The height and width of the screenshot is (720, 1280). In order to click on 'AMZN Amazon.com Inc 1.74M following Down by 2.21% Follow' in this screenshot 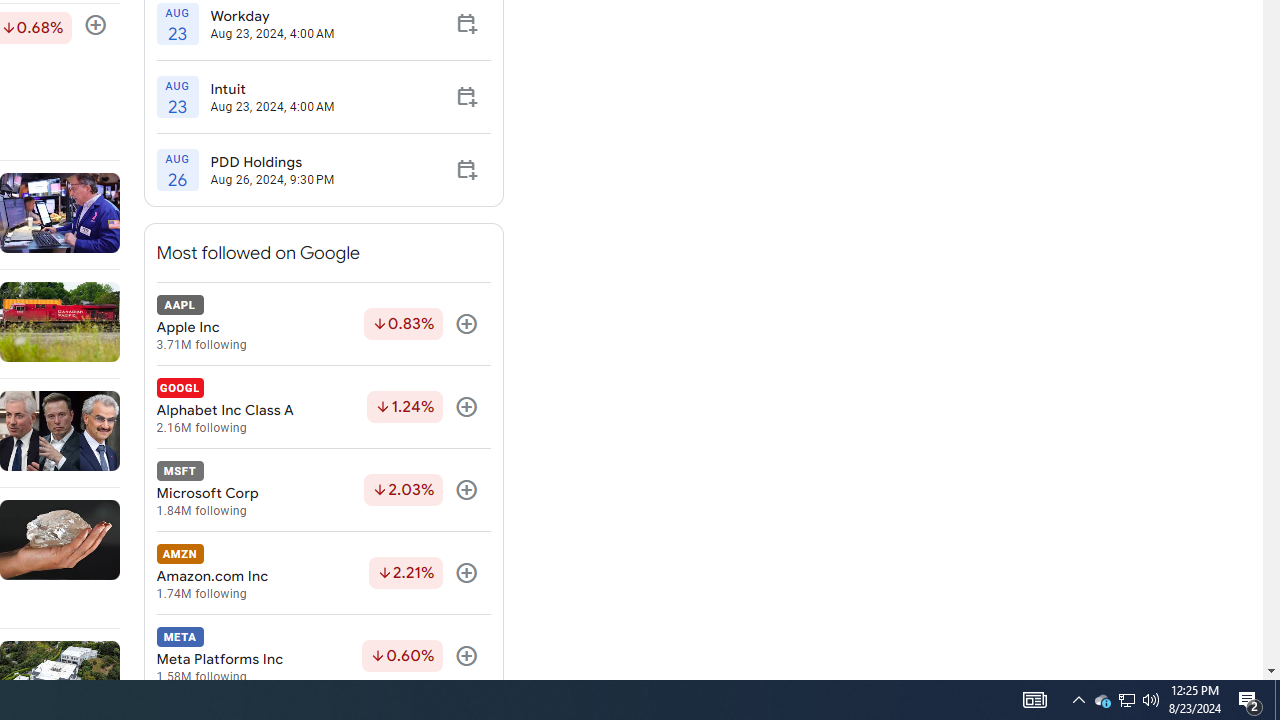, I will do `click(323, 573)`.